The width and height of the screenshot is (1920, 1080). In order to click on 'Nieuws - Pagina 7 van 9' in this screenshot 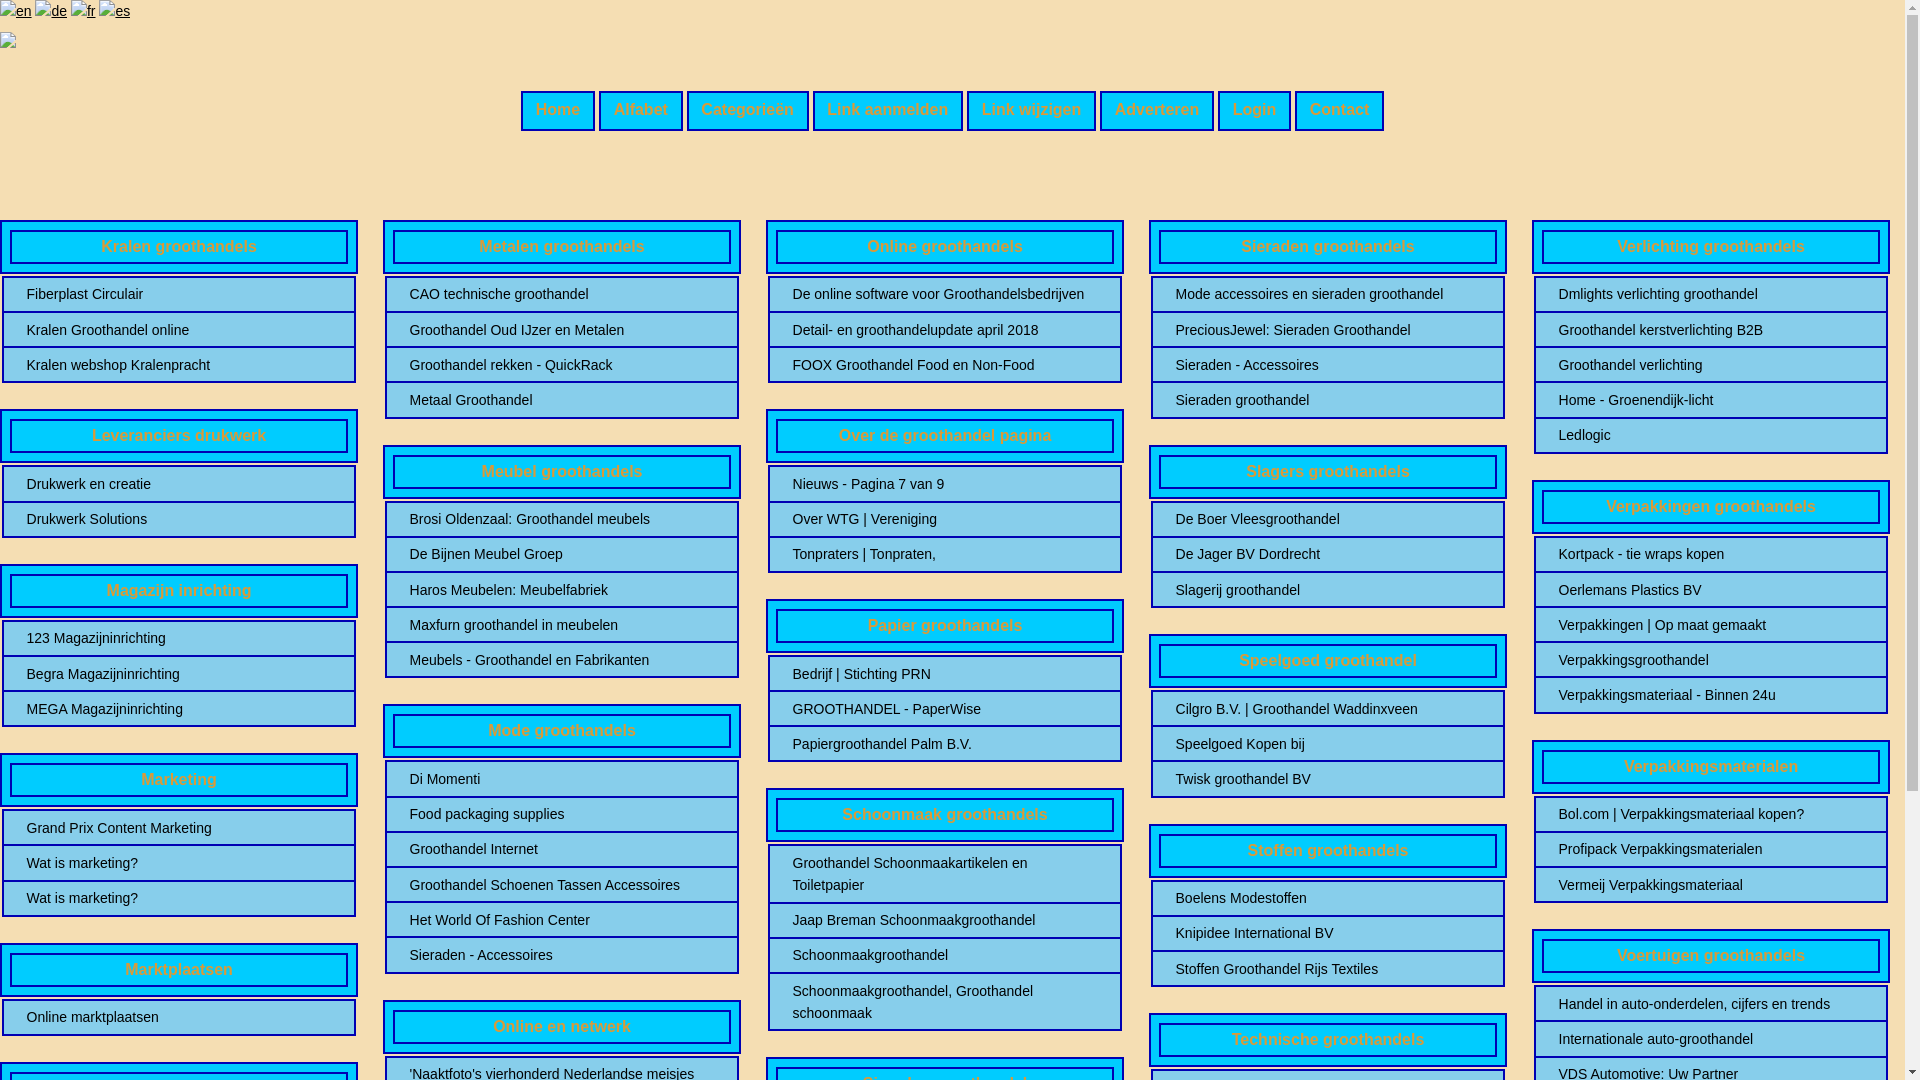, I will do `click(944, 483)`.